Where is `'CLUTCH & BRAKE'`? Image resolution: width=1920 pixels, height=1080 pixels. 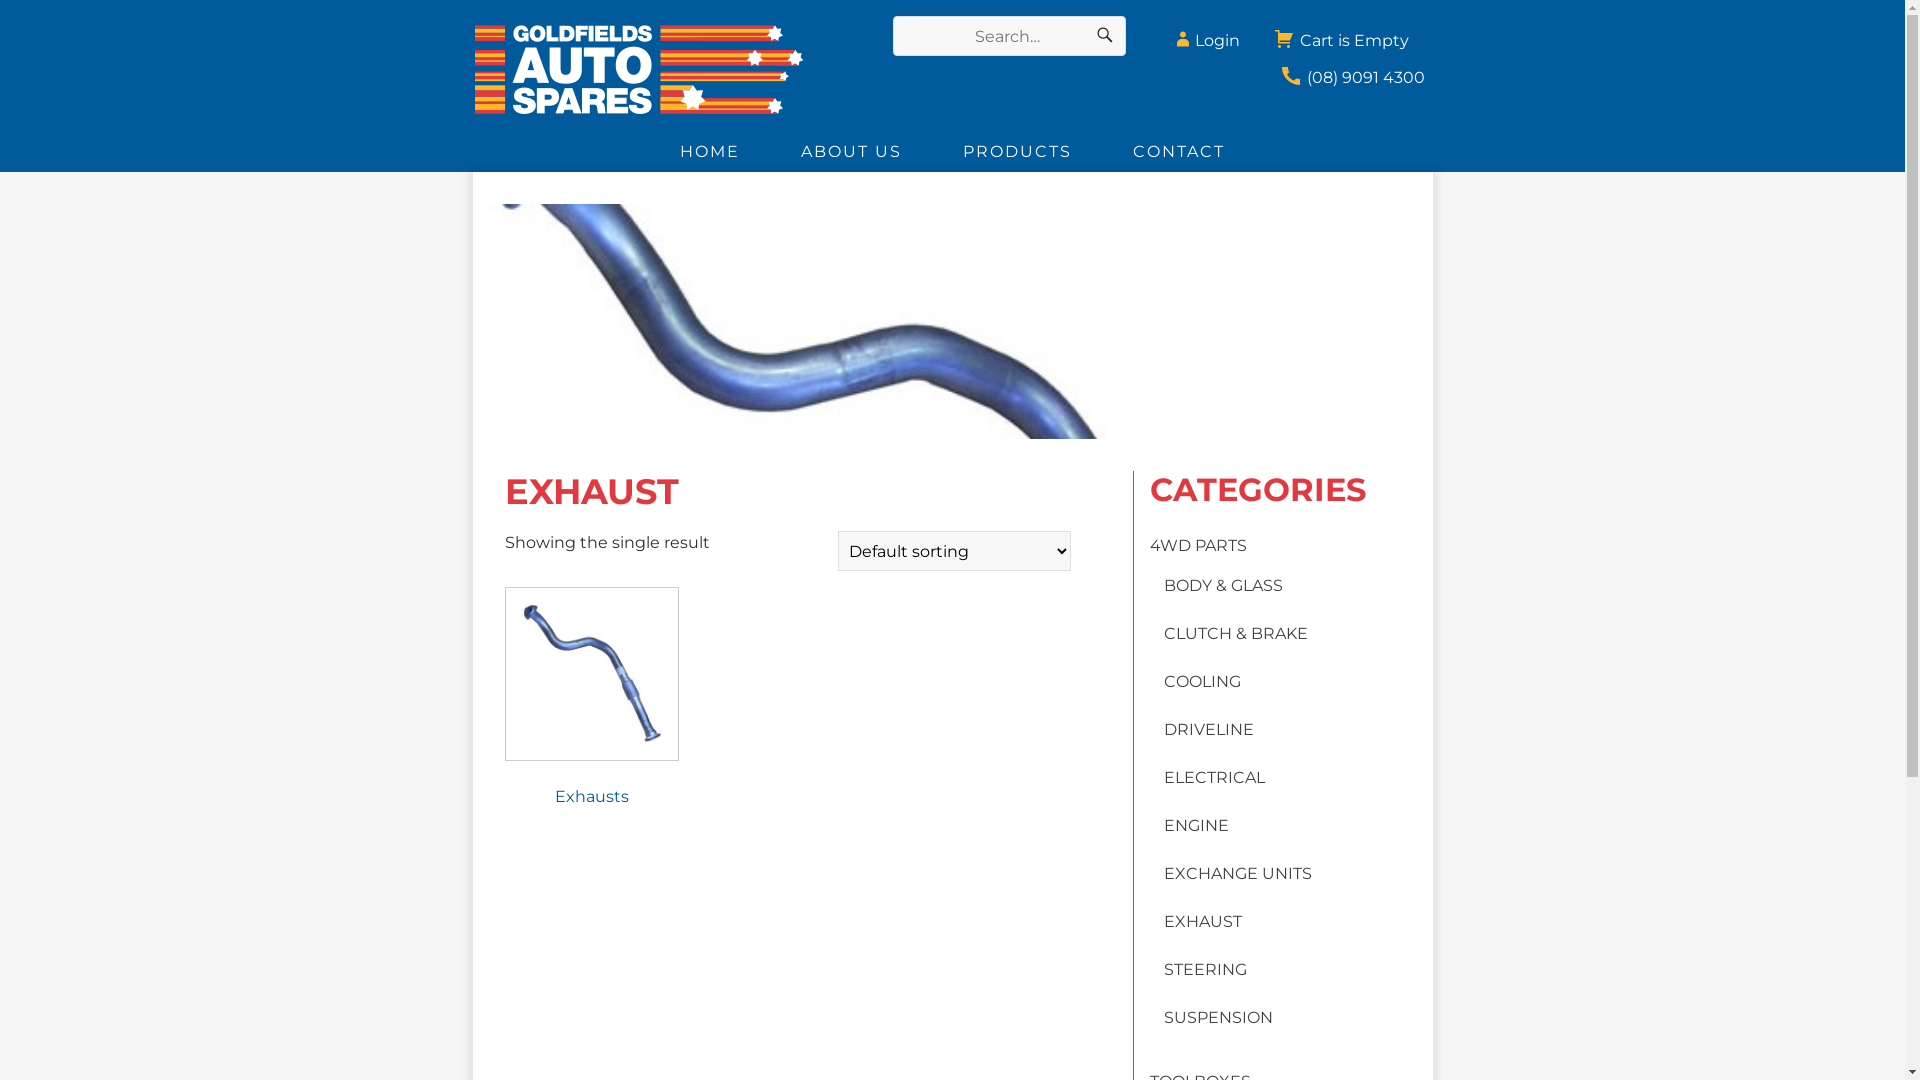 'CLUTCH & BRAKE' is located at coordinates (1163, 633).